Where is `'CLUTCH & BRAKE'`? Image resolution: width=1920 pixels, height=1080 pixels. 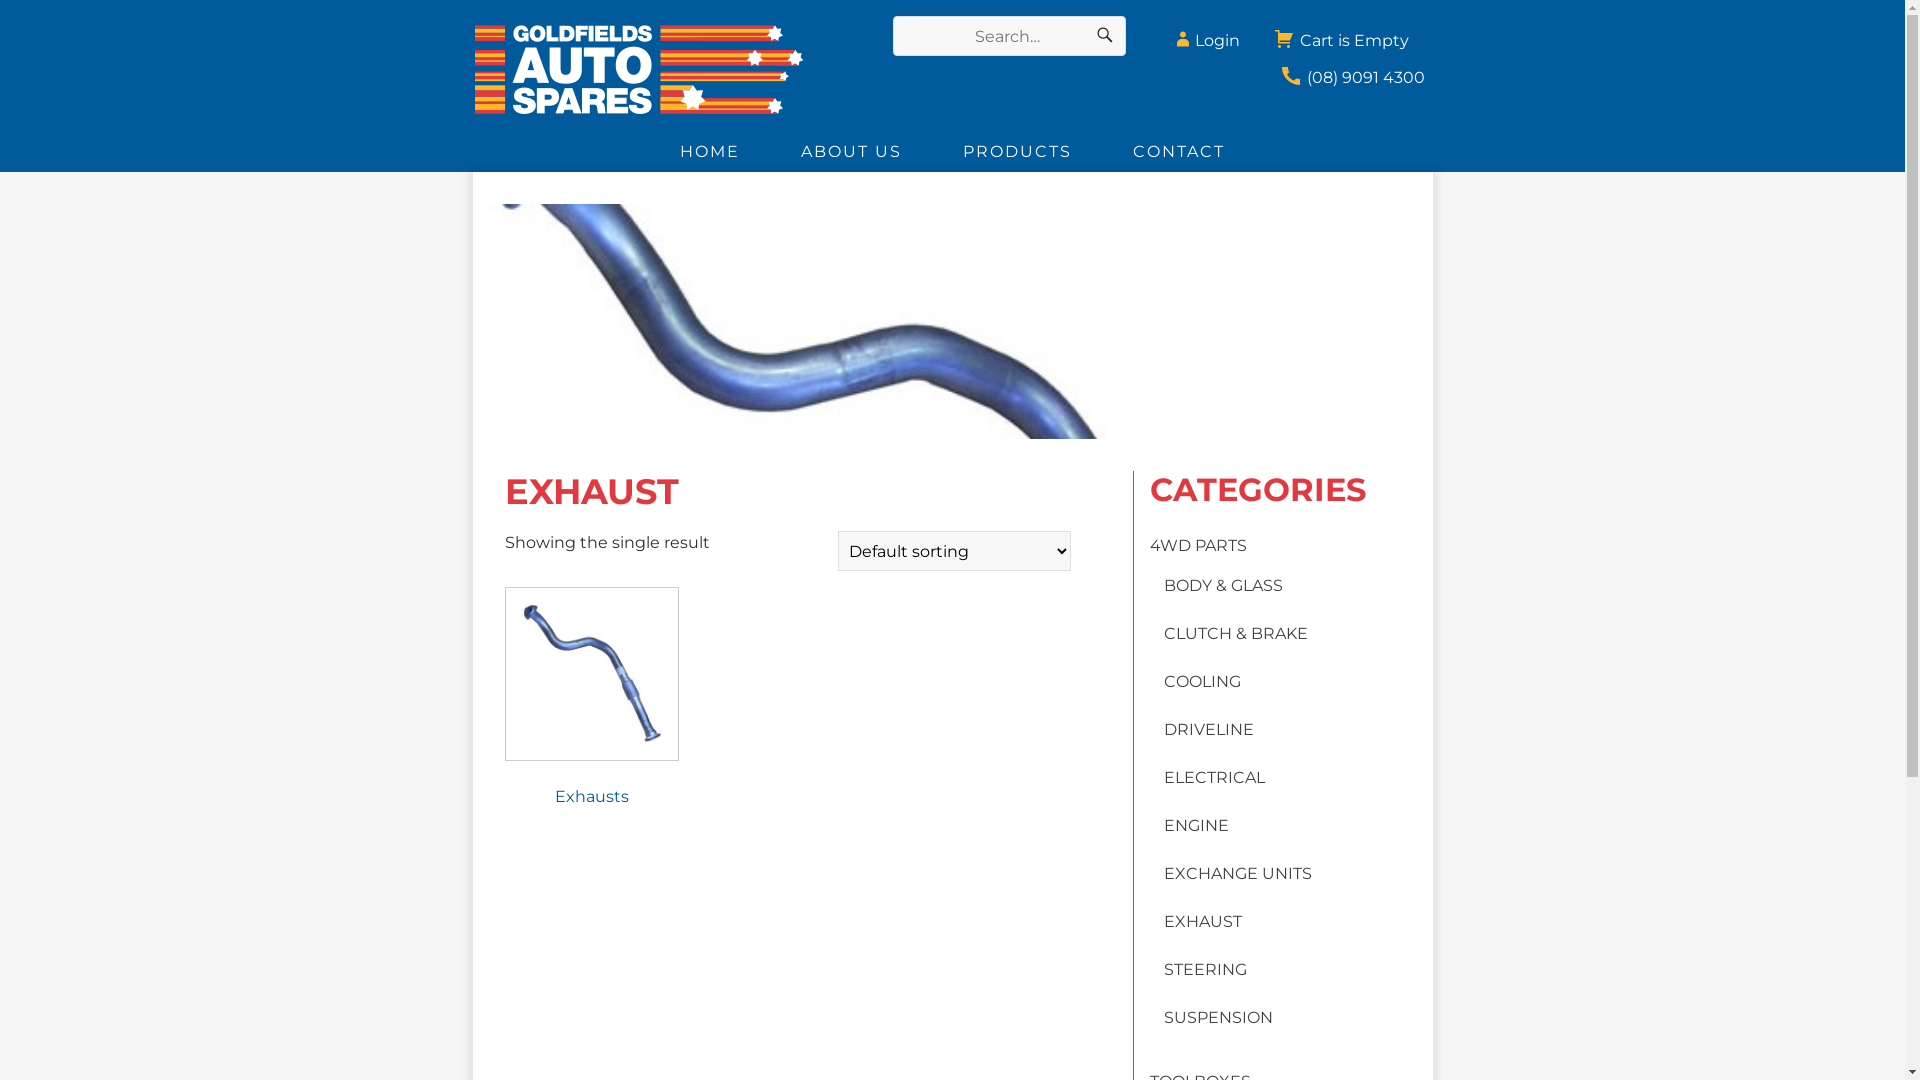 'CLUTCH & BRAKE' is located at coordinates (1163, 633).